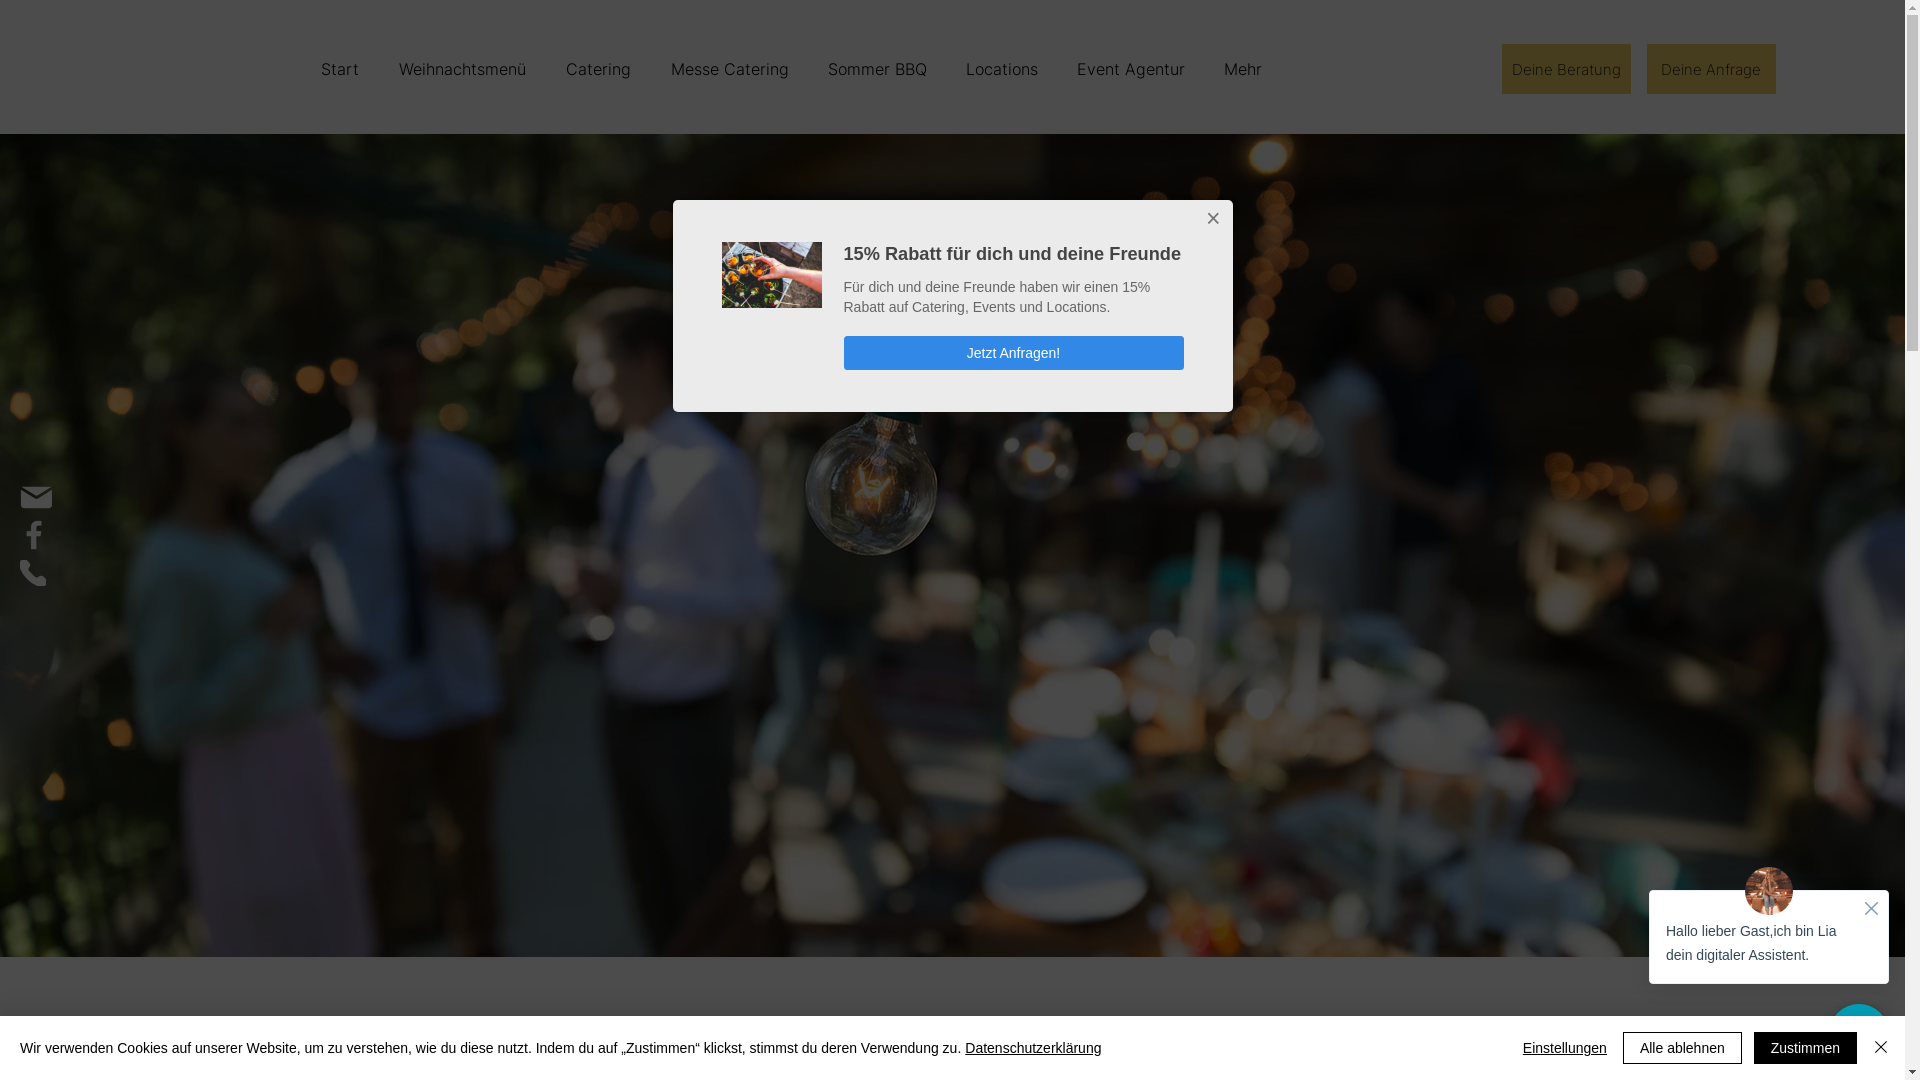  What do you see at coordinates (1013, 352) in the screenshot?
I see `'Jetzt Anfragen!'` at bounding box center [1013, 352].